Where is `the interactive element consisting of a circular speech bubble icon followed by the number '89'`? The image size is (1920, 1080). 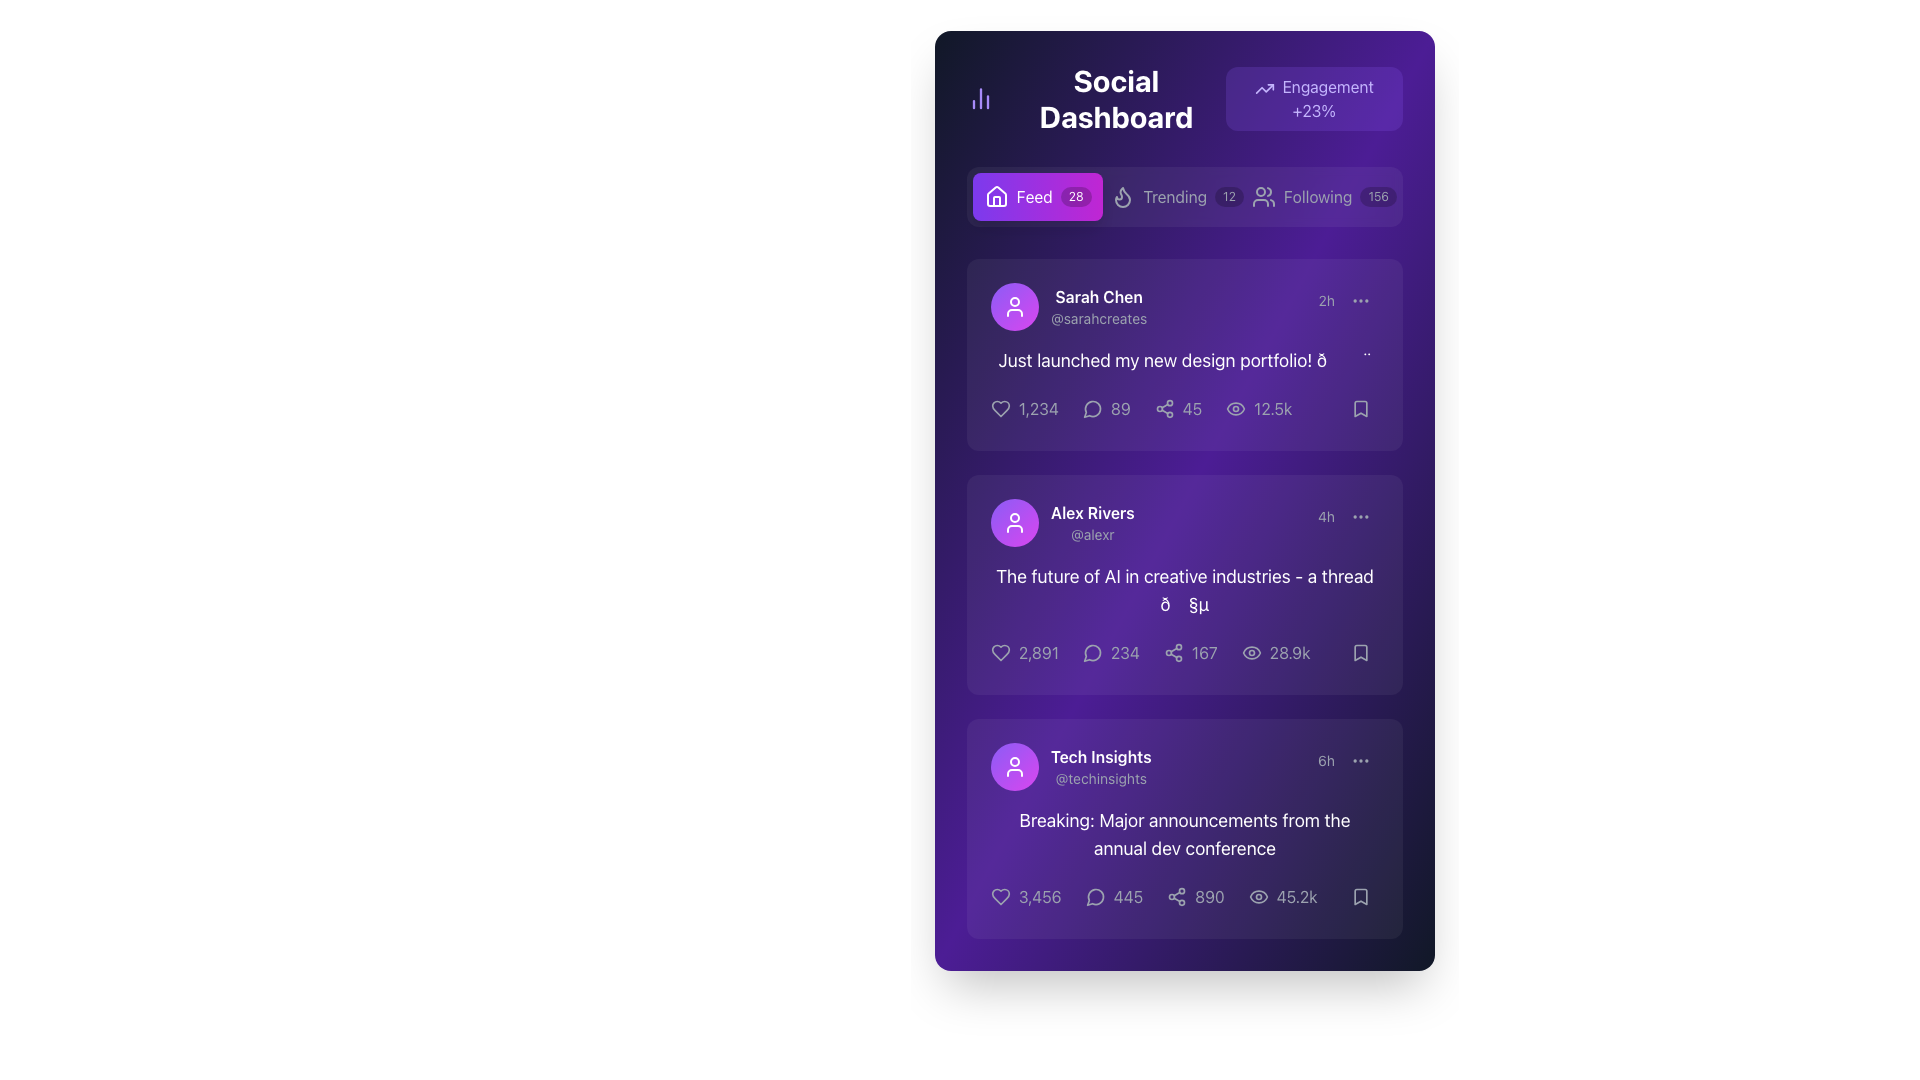
the interactive element consisting of a circular speech bubble icon followed by the number '89' is located at coordinates (1105, 407).